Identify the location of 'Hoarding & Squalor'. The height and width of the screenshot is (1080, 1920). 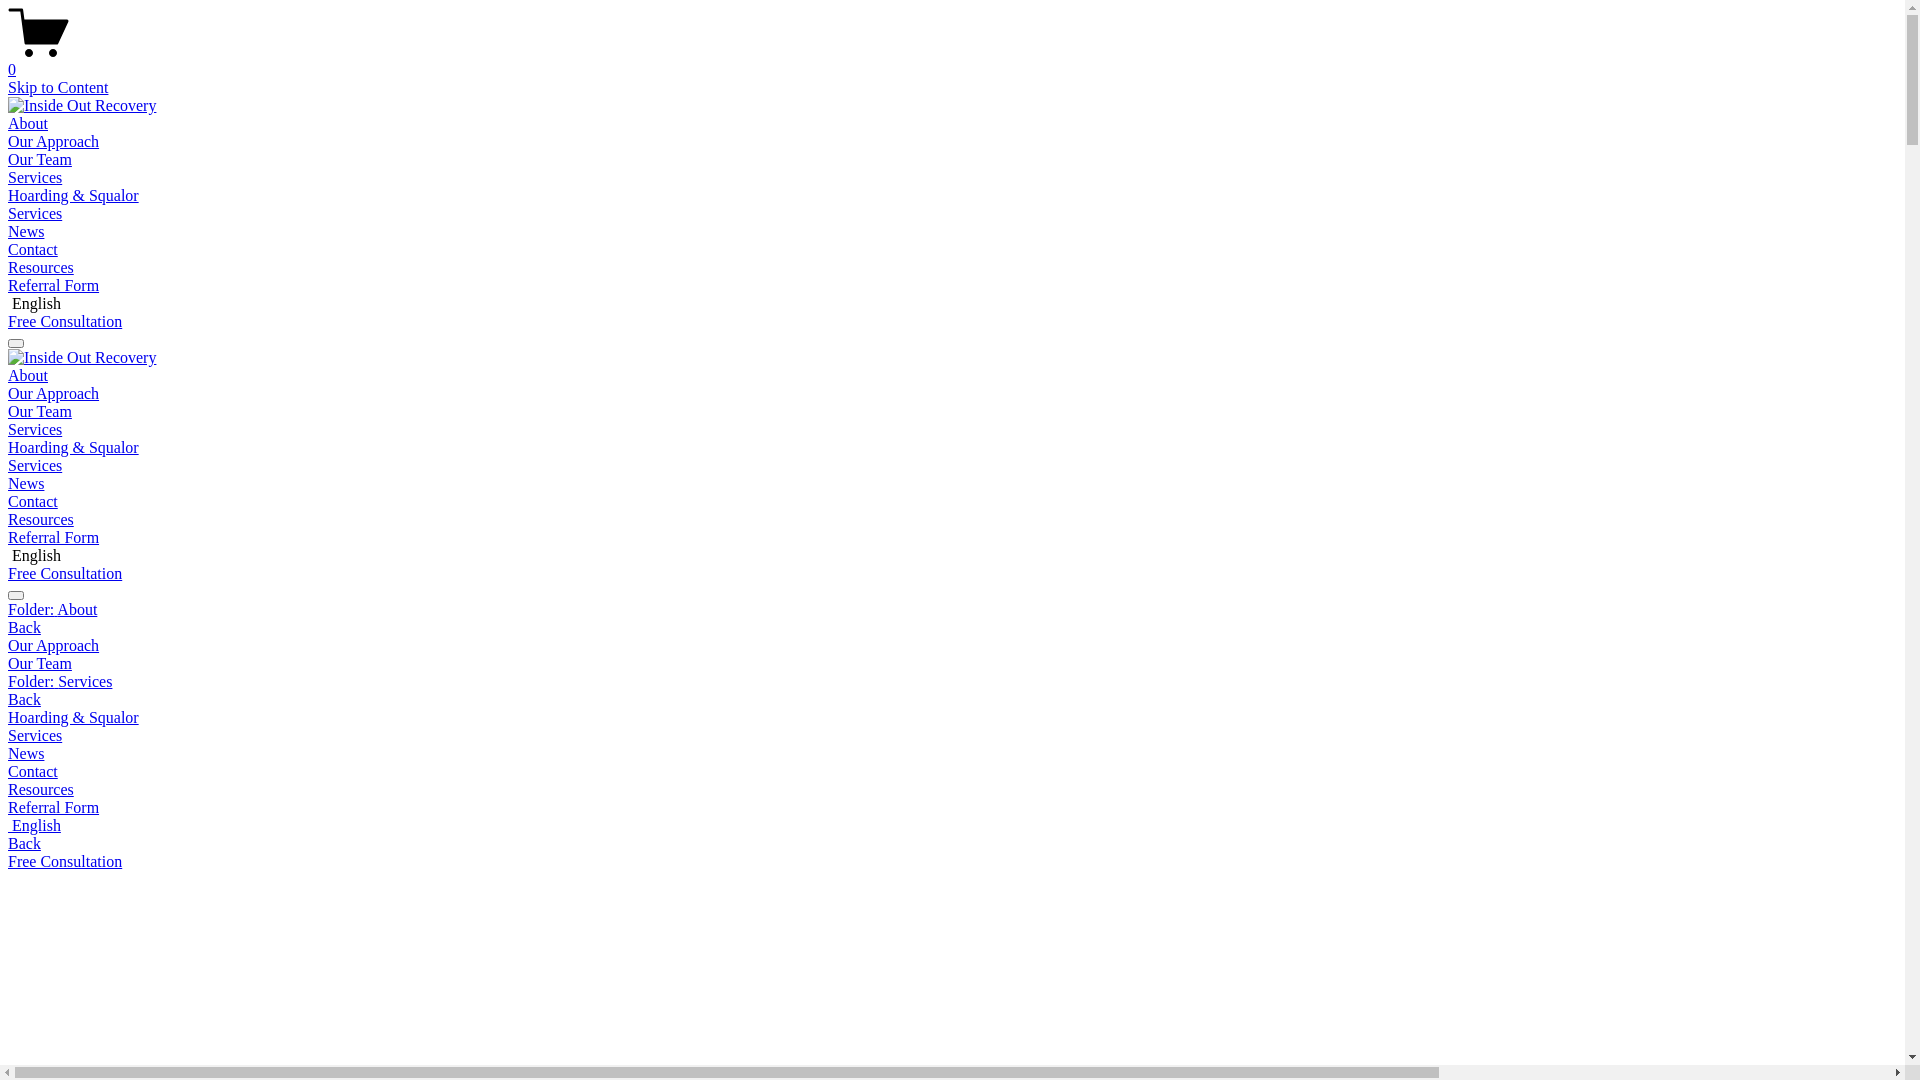
(73, 195).